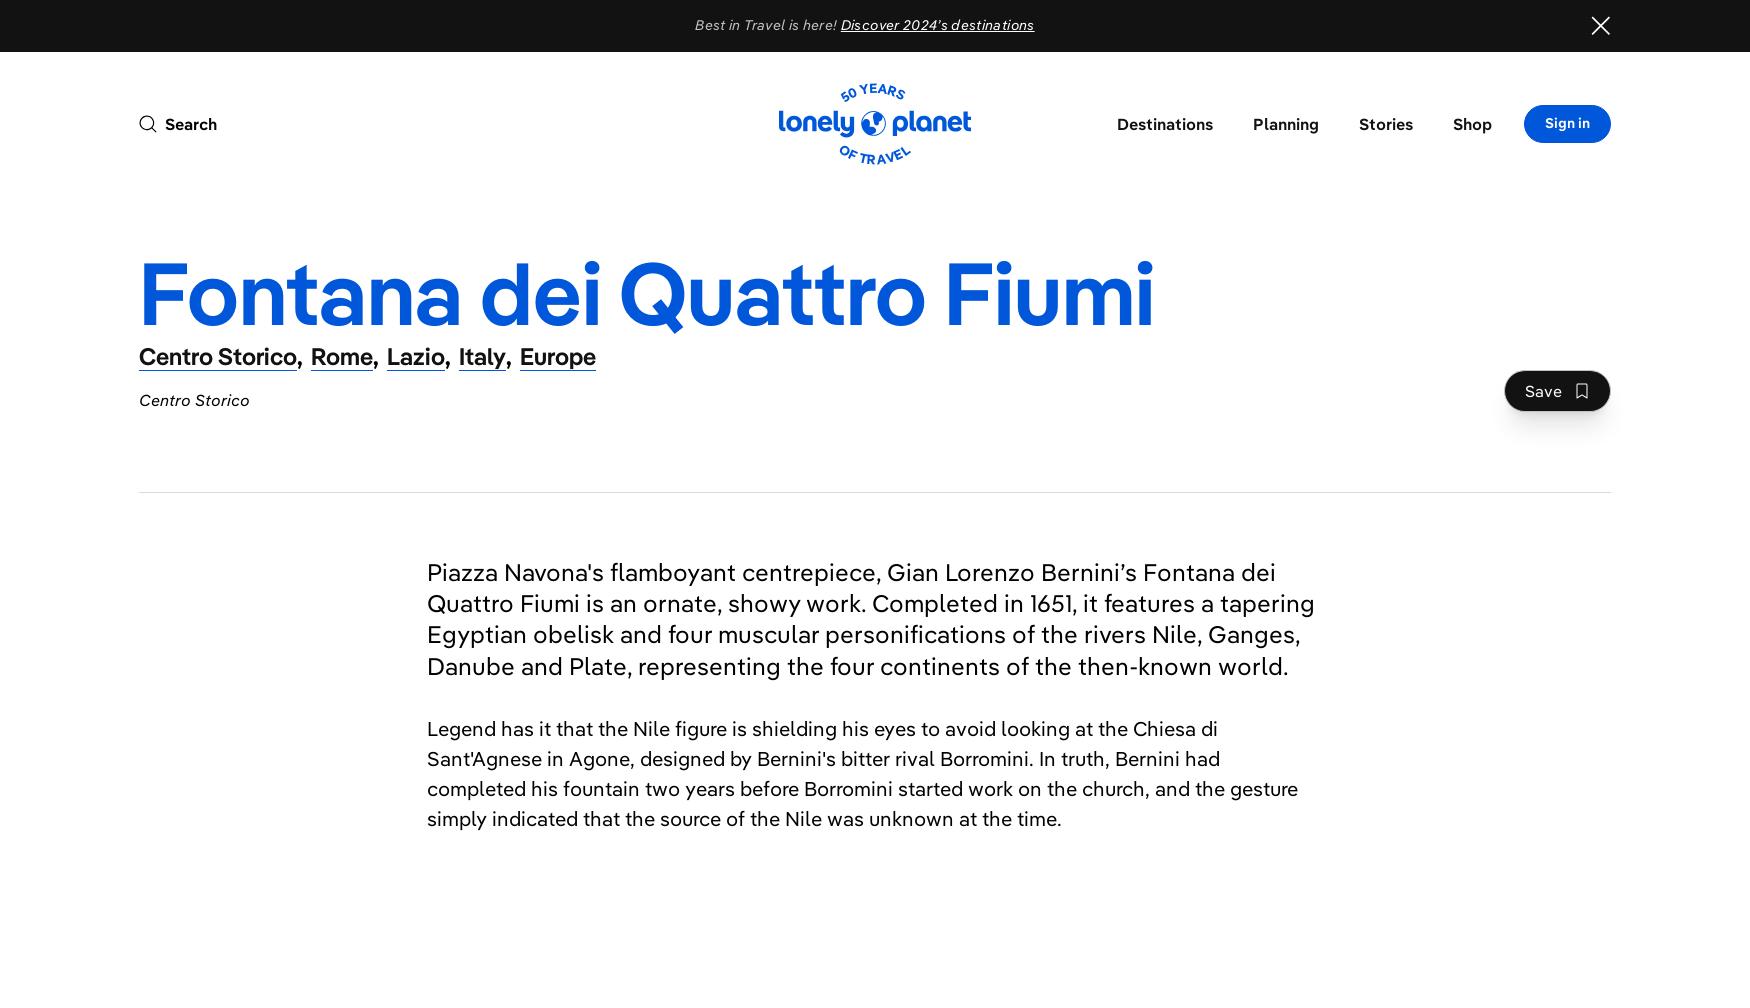  I want to click on 'Palatino', so click(1642, 228).